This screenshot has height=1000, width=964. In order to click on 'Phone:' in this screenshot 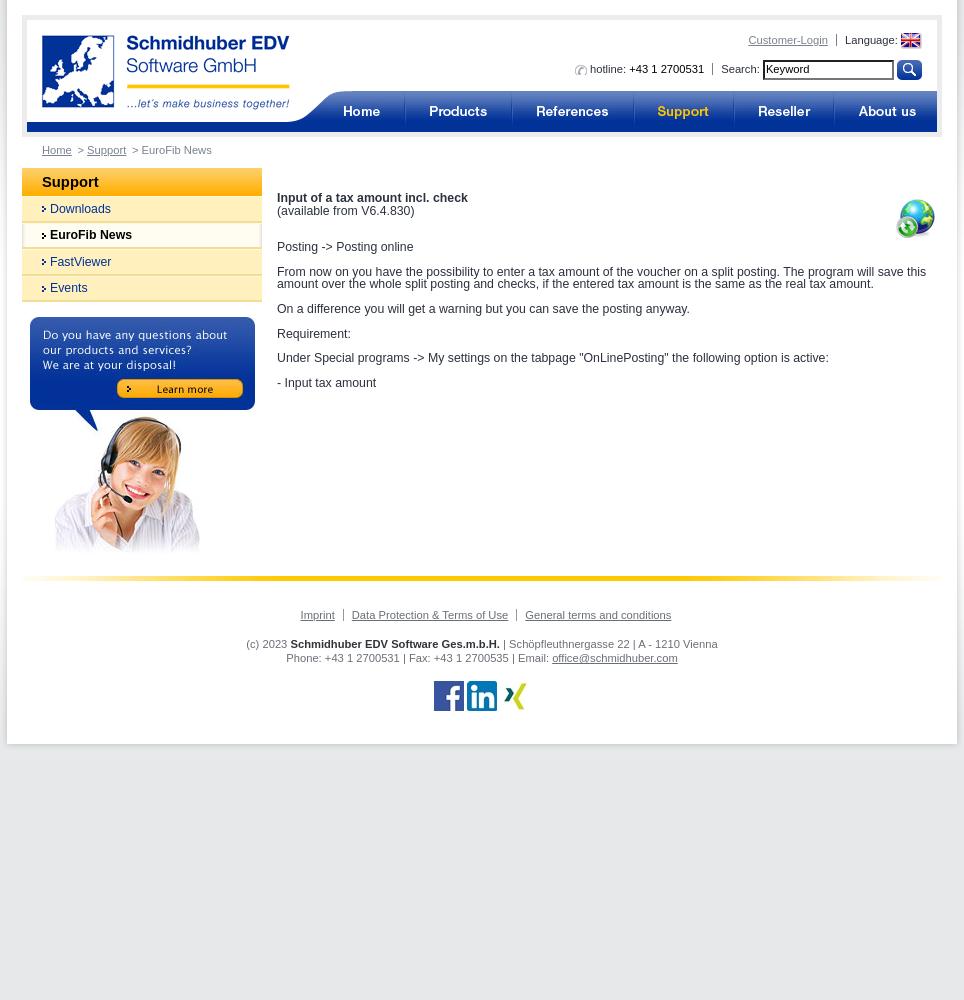, I will do `click(305, 658)`.